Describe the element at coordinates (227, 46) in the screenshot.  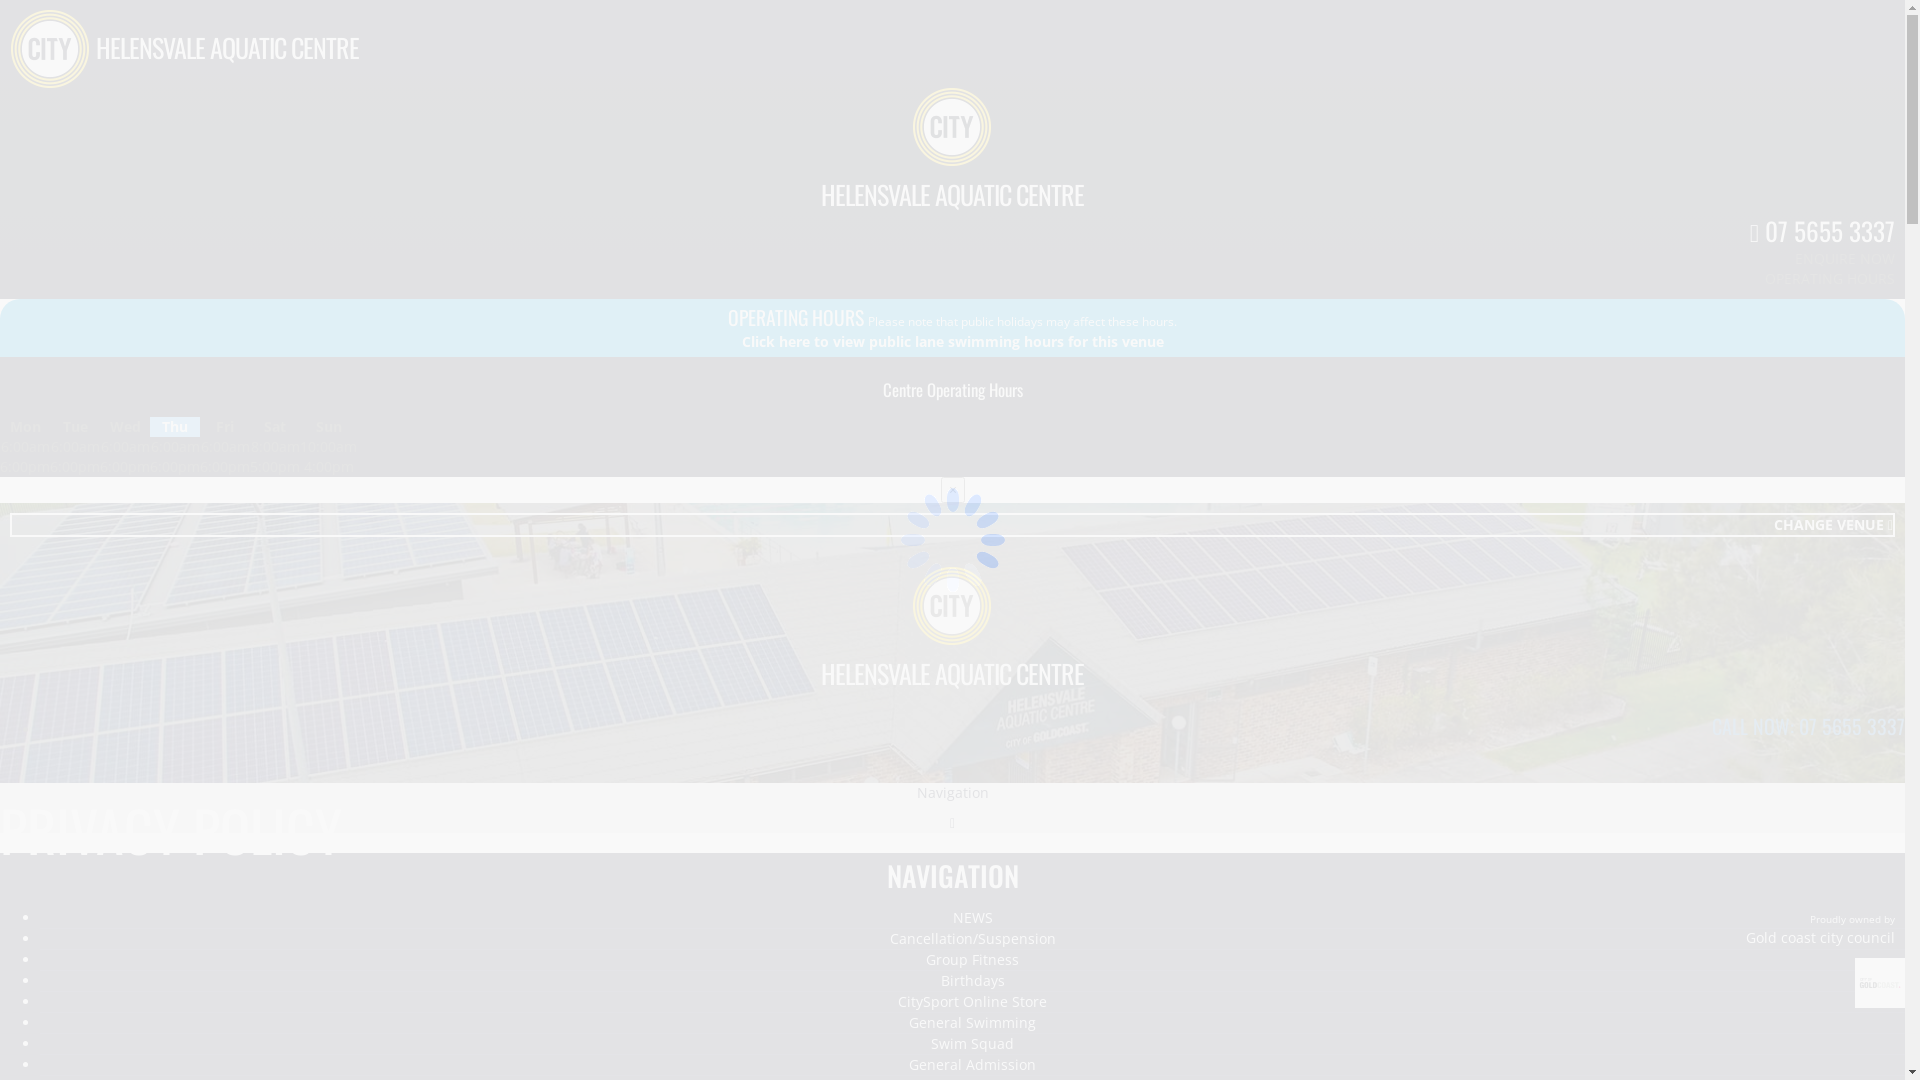
I see `'HELENSVALE AQUATIC CENTRE'` at that location.